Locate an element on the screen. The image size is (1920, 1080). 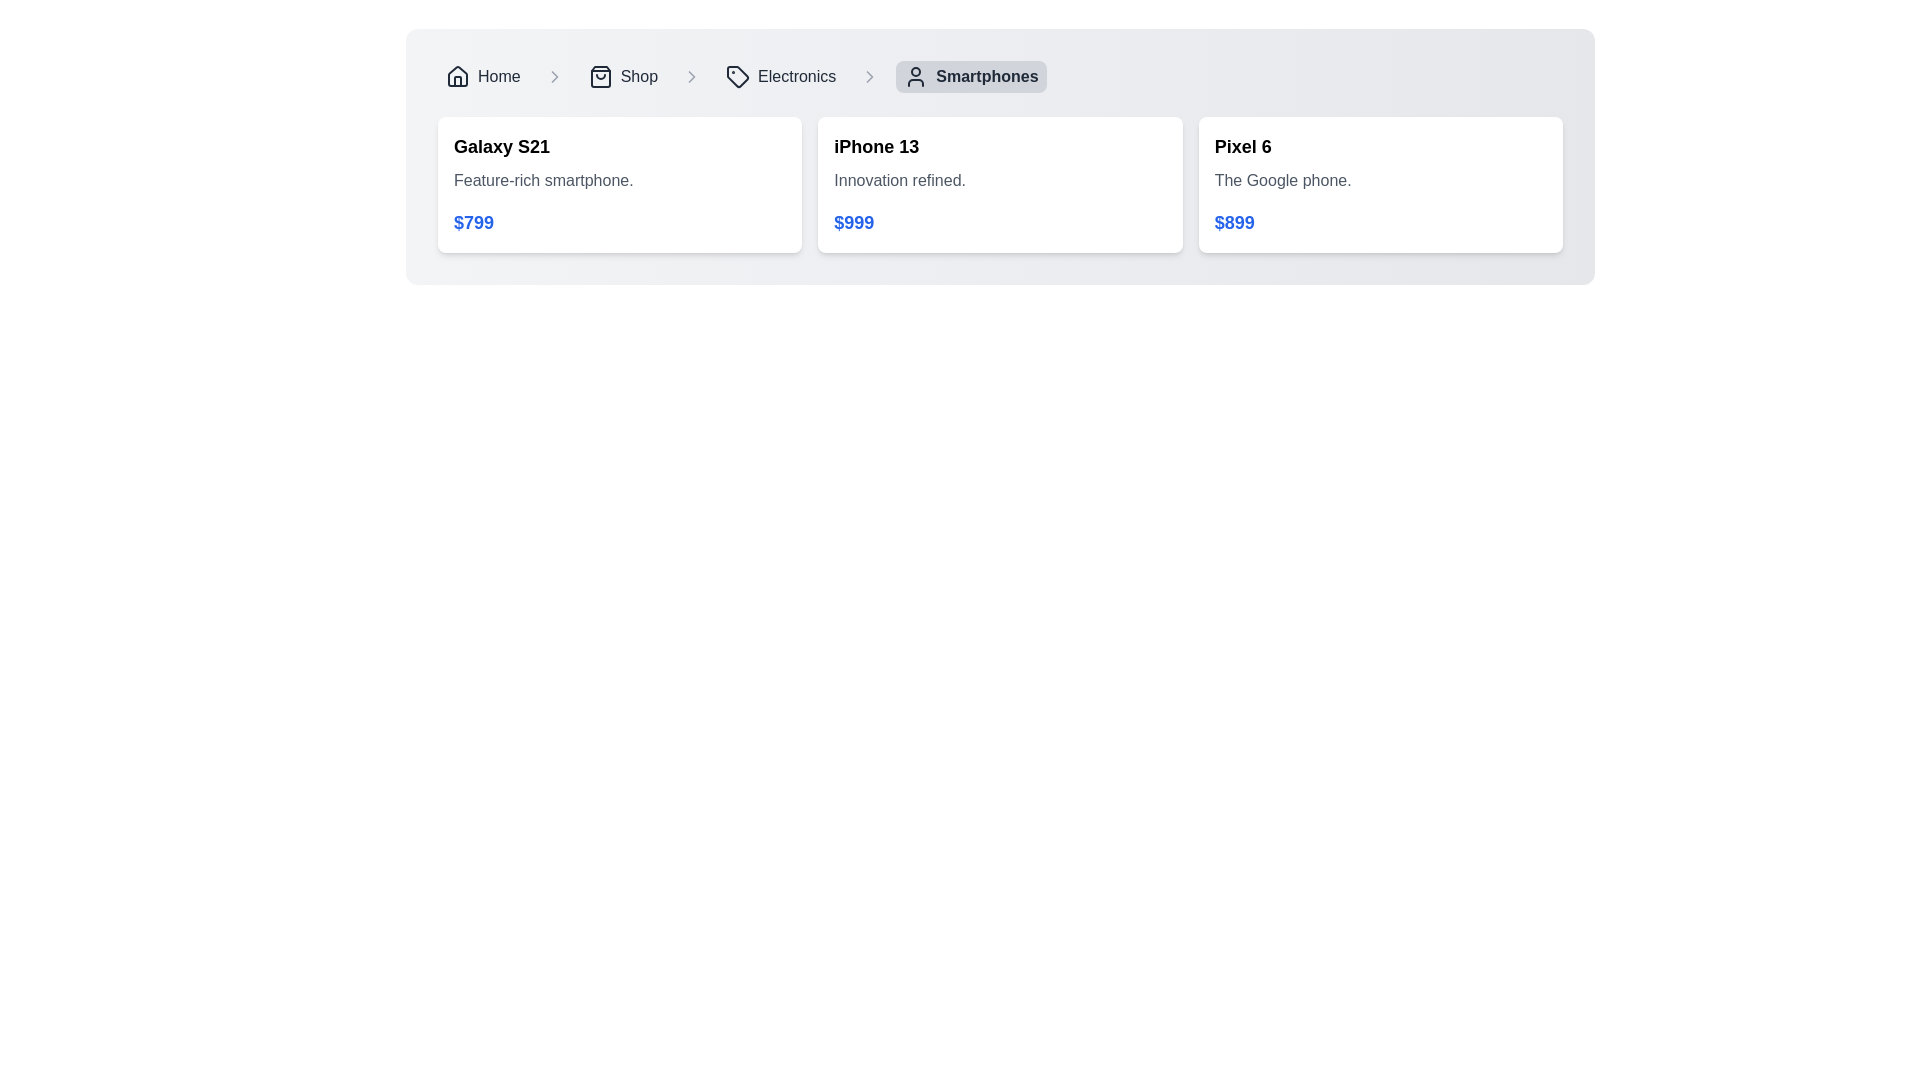
the Breadcrumb Navigation Link that features a house icon and the text 'Home', which is the first item in the breadcrumb navigation bar at the top of the interface is located at coordinates (483, 76).